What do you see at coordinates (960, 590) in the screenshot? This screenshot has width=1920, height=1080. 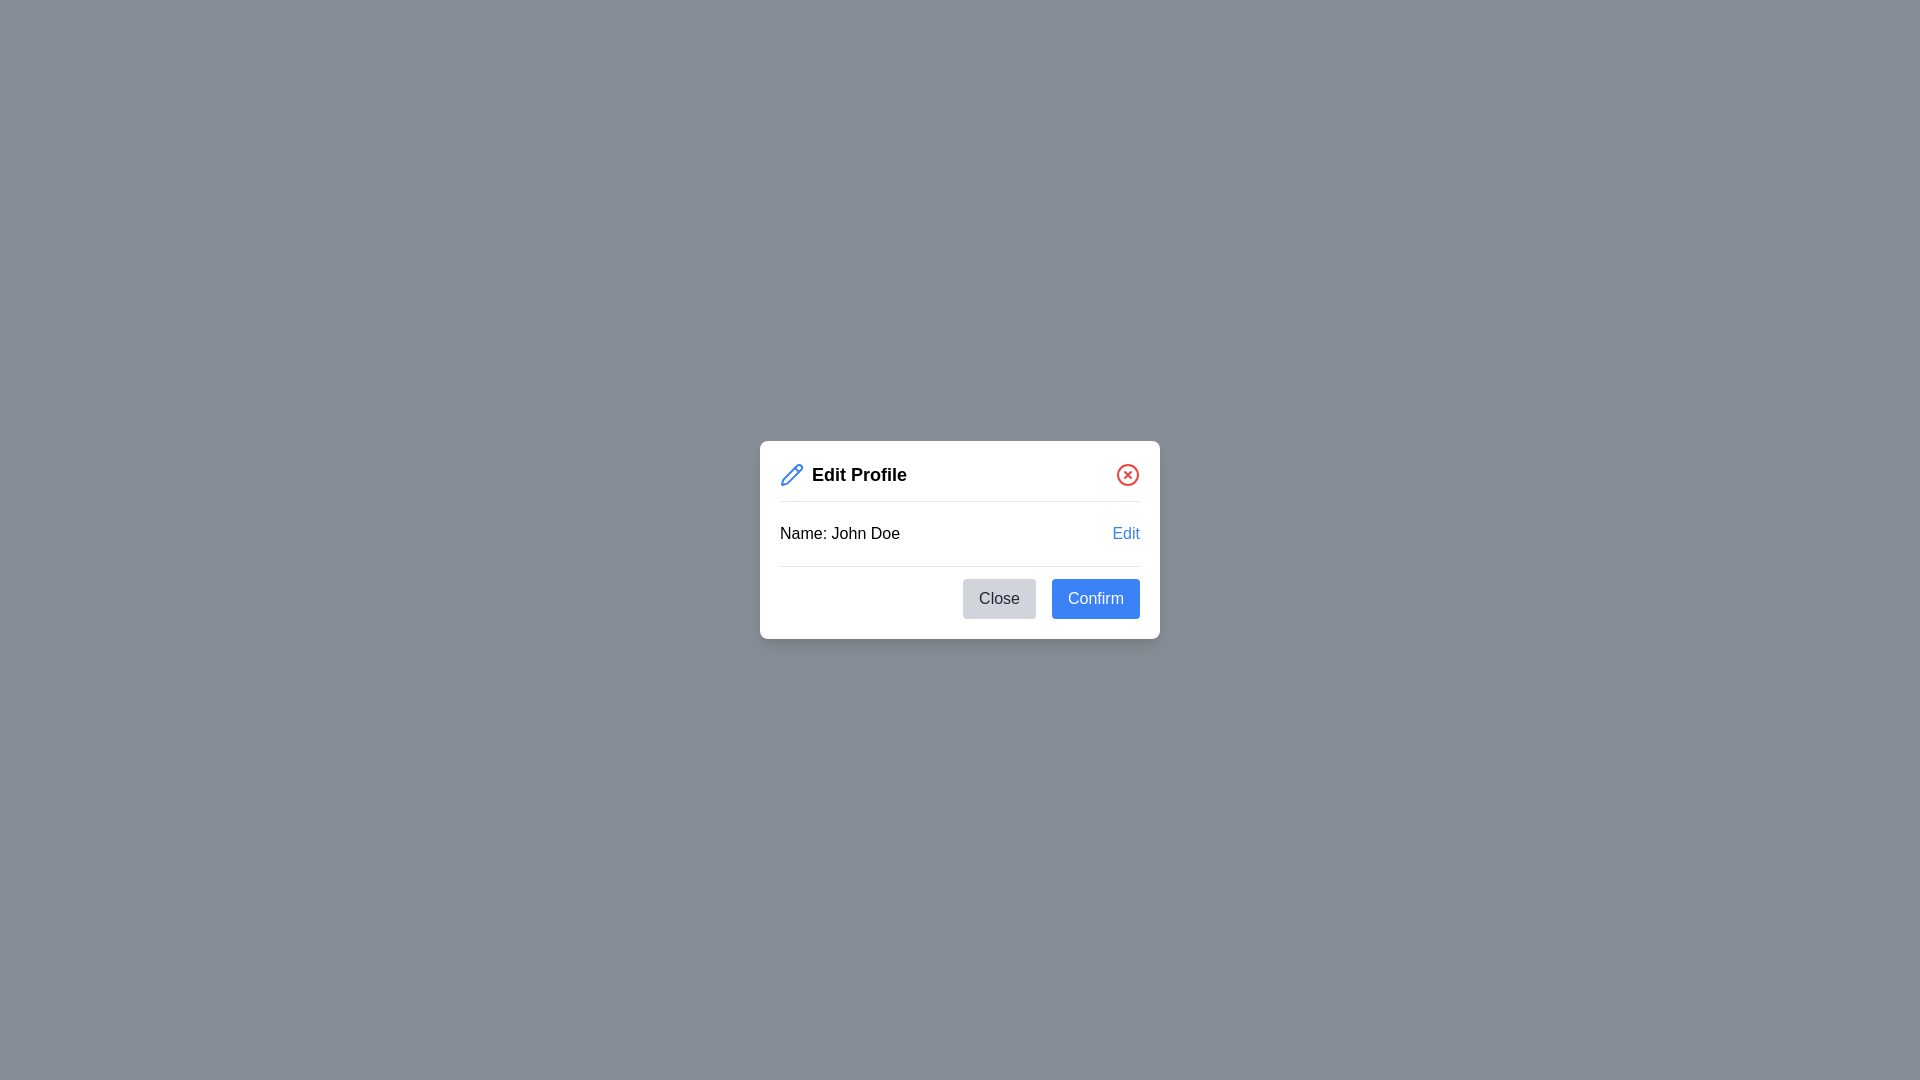 I see `the 'Close' button located at the bottom right of the modal, below the 'Name: John Doe' section` at bounding box center [960, 590].